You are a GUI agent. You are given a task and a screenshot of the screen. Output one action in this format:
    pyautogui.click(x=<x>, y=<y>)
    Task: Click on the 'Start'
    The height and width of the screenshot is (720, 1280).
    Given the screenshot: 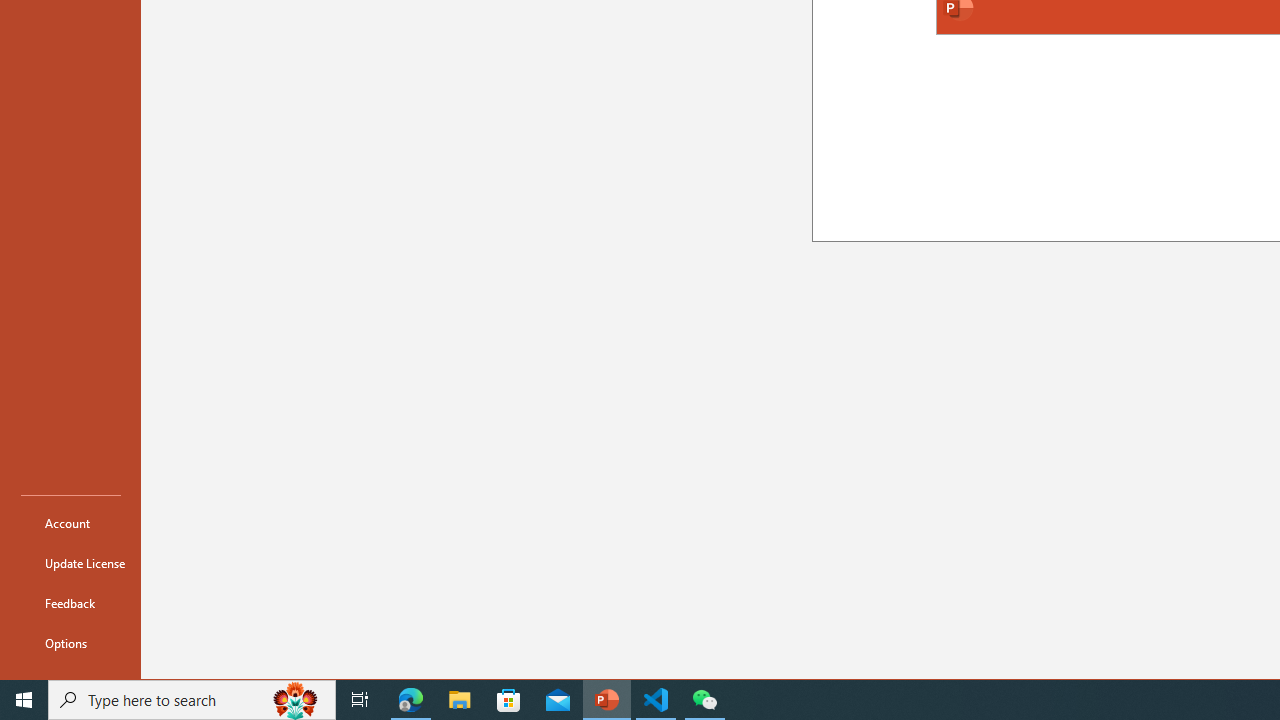 What is the action you would take?
    pyautogui.click(x=24, y=698)
    